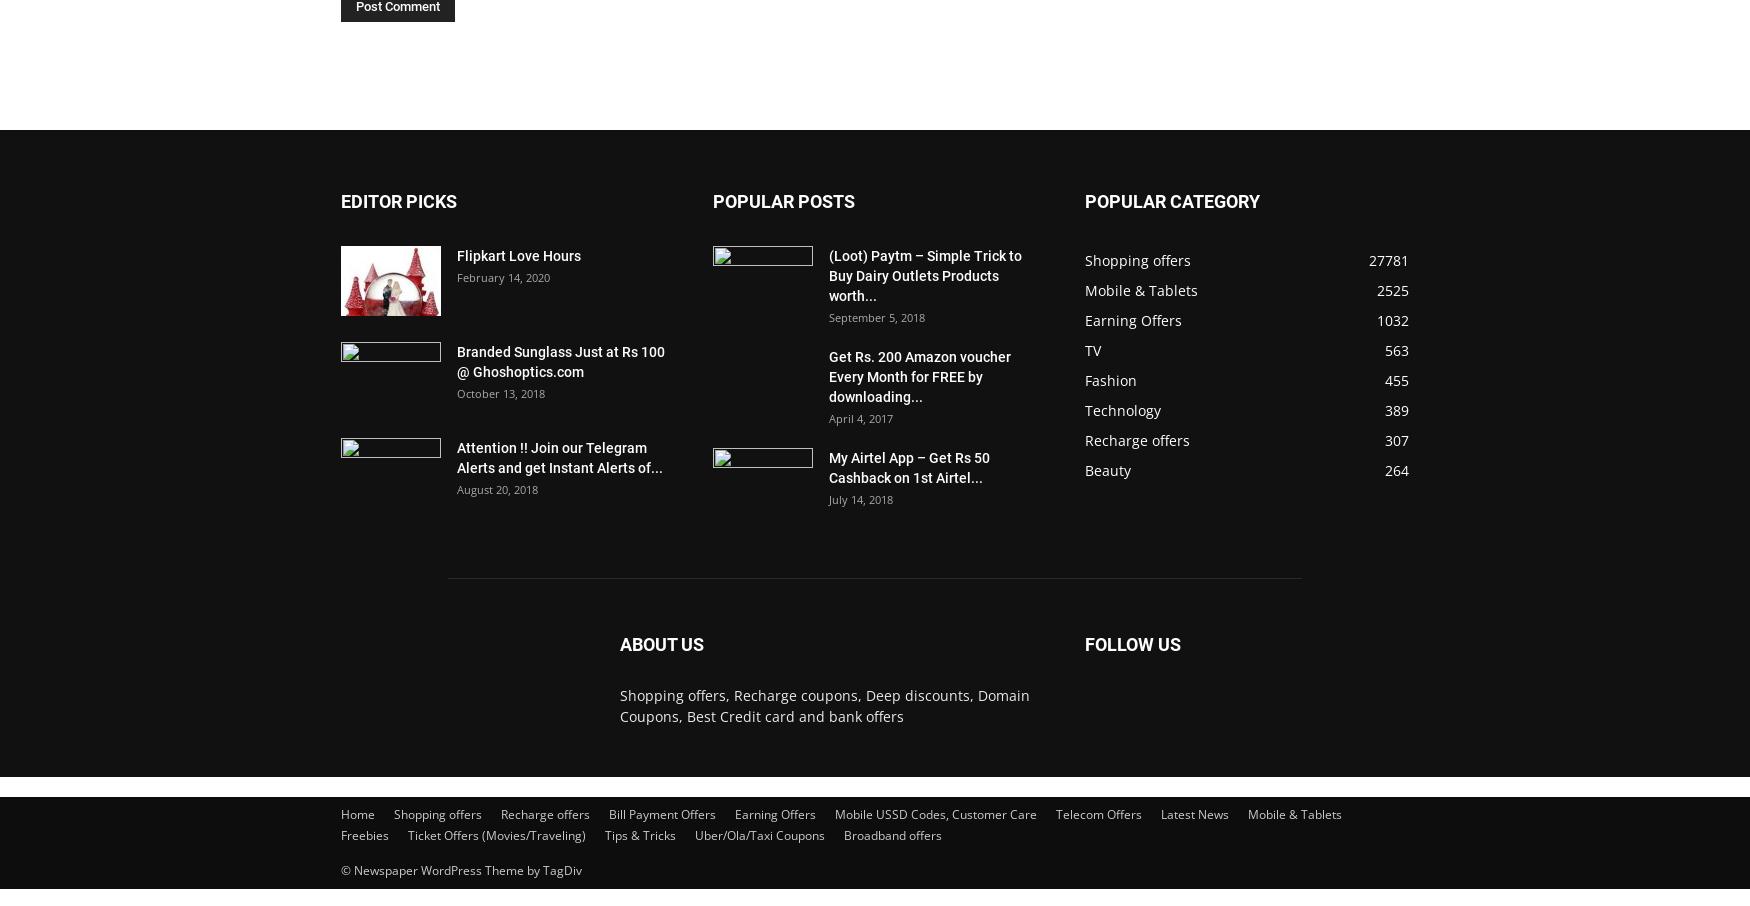  Describe the element at coordinates (1396, 440) in the screenshot. I see `'307'` at that location.